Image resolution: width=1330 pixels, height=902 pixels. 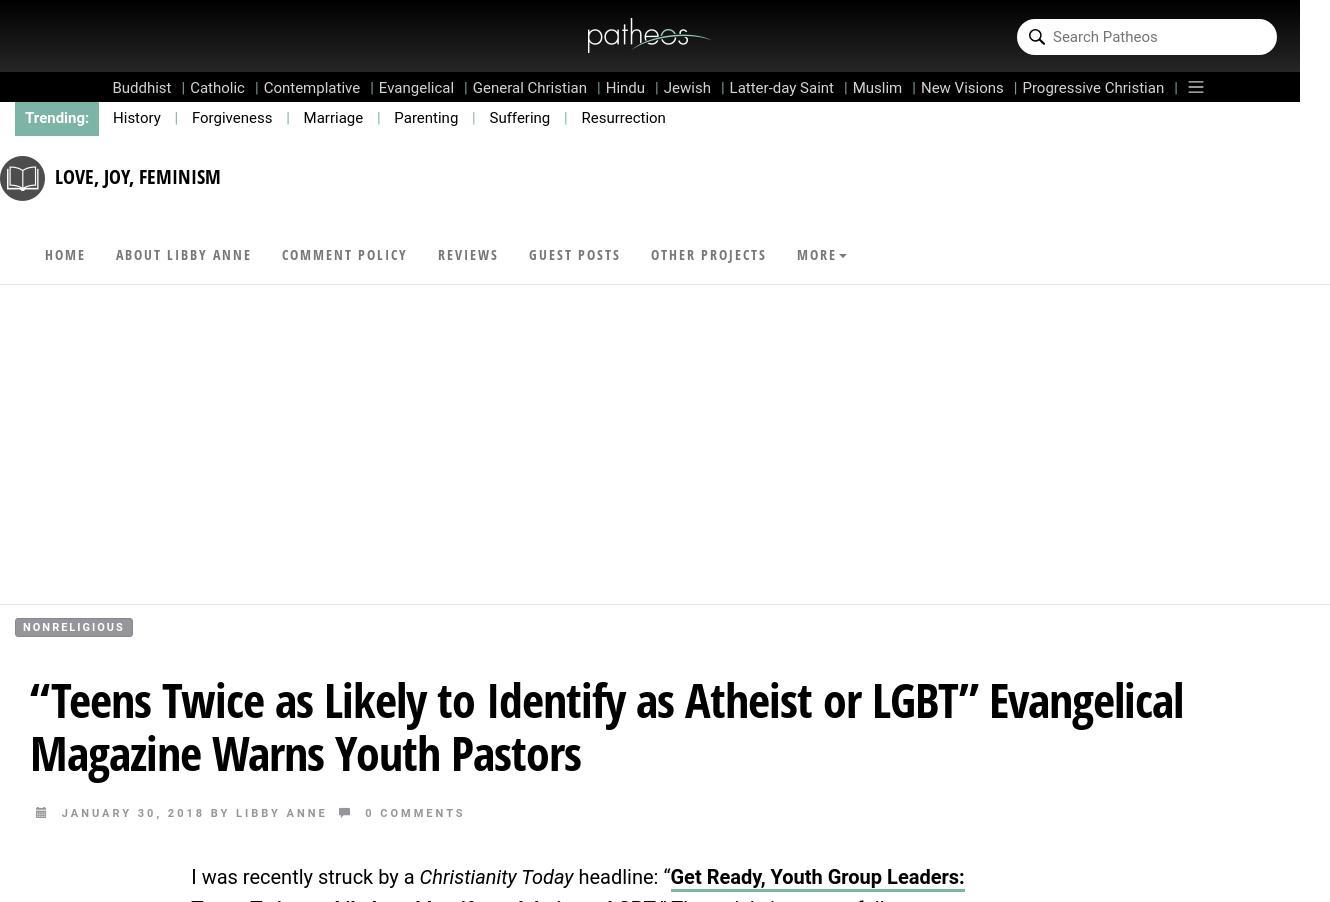 What do you see at coordinates (781, 88) in the screenshot?
I see `'Latter-day Saint'` at bounding box center [781, 88].